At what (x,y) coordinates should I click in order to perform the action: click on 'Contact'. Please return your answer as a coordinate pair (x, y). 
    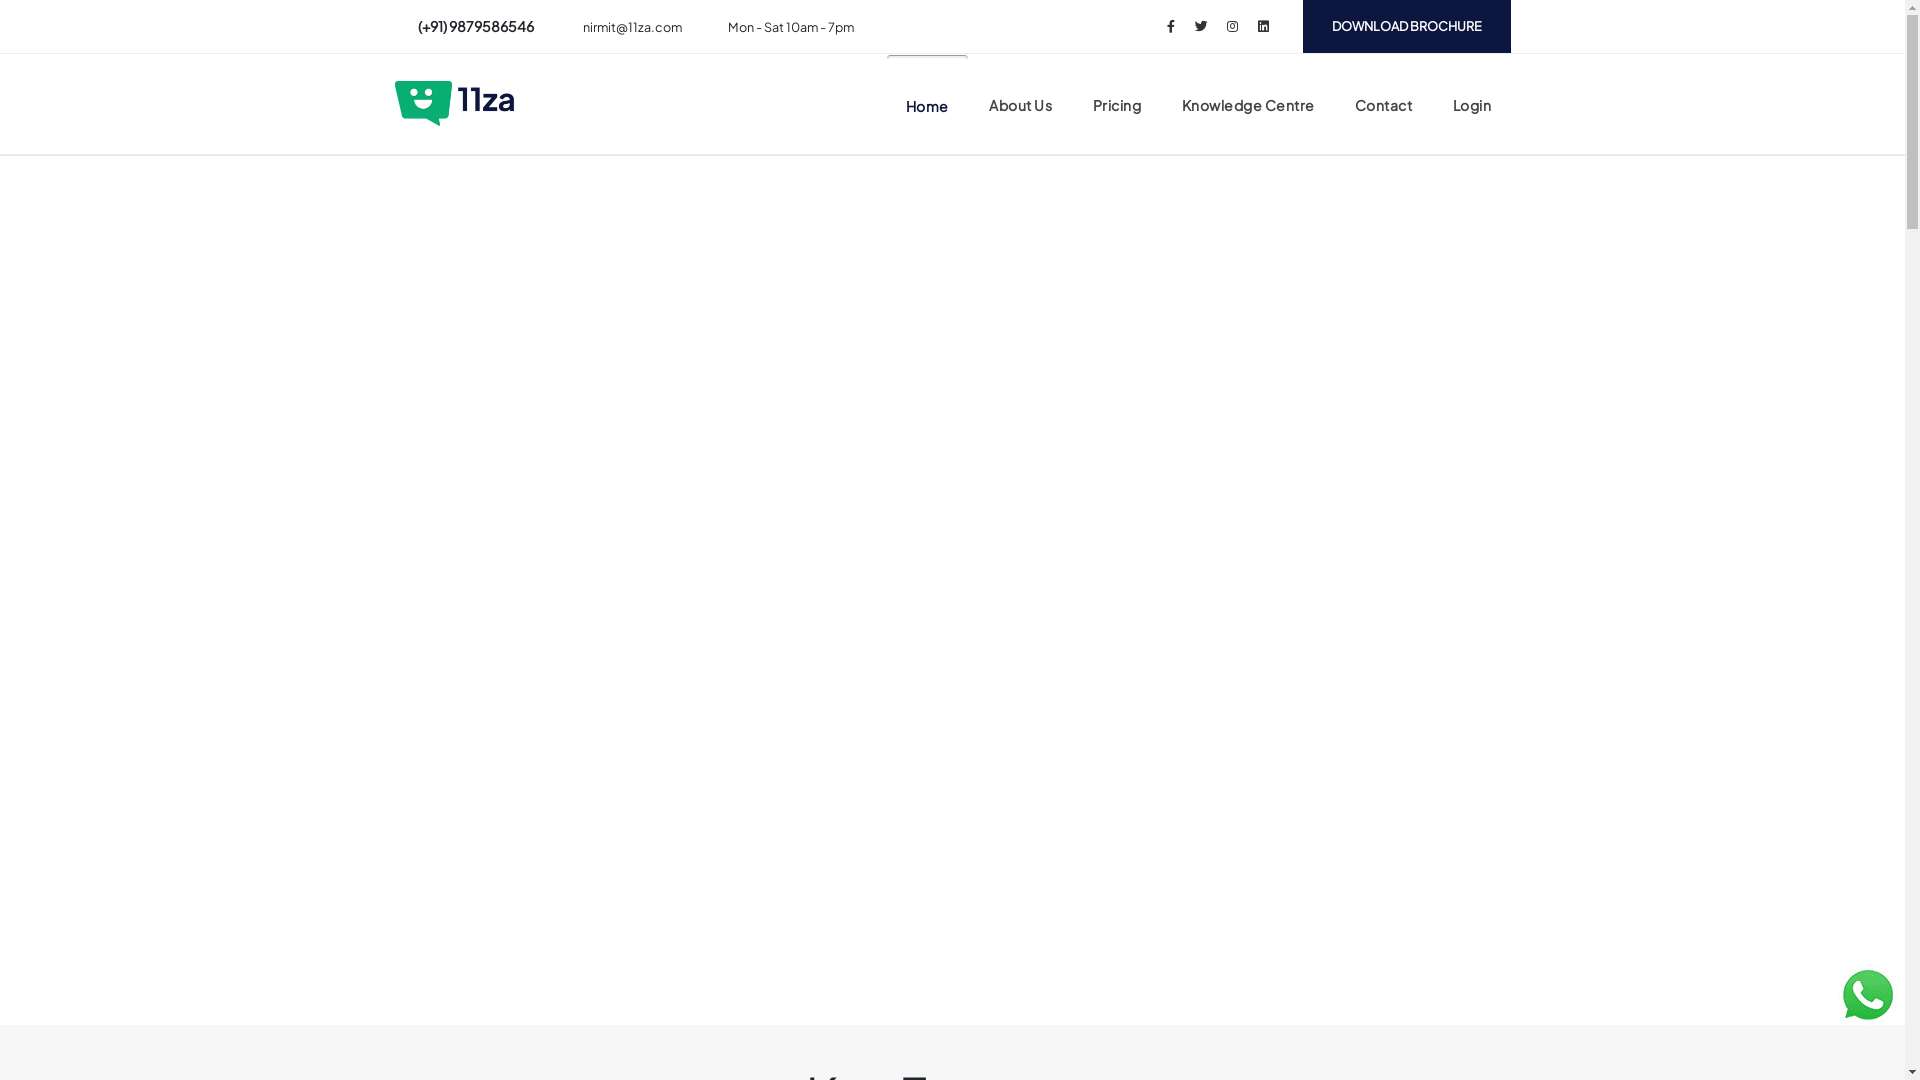
    Looking at the image, I should click on (1382, 104).